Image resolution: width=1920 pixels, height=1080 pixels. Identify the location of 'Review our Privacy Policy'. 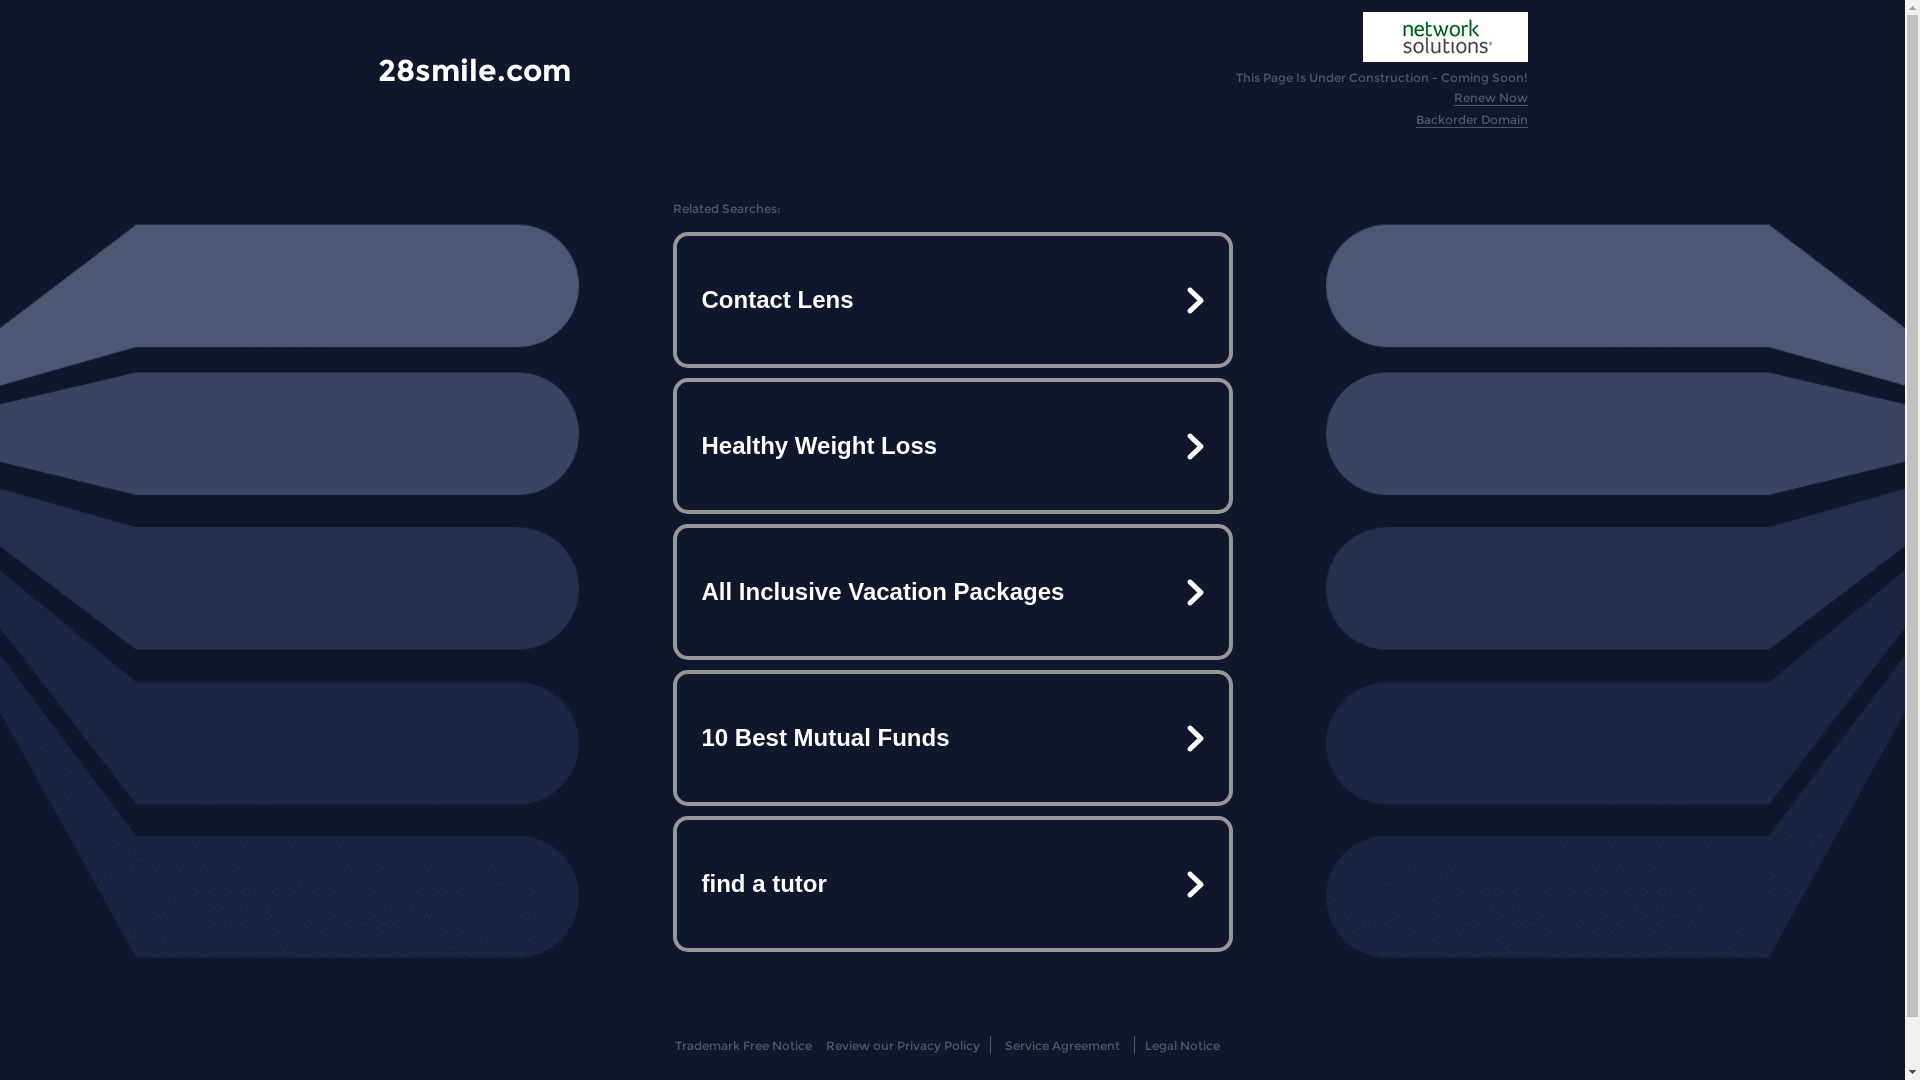
(825, 1044).